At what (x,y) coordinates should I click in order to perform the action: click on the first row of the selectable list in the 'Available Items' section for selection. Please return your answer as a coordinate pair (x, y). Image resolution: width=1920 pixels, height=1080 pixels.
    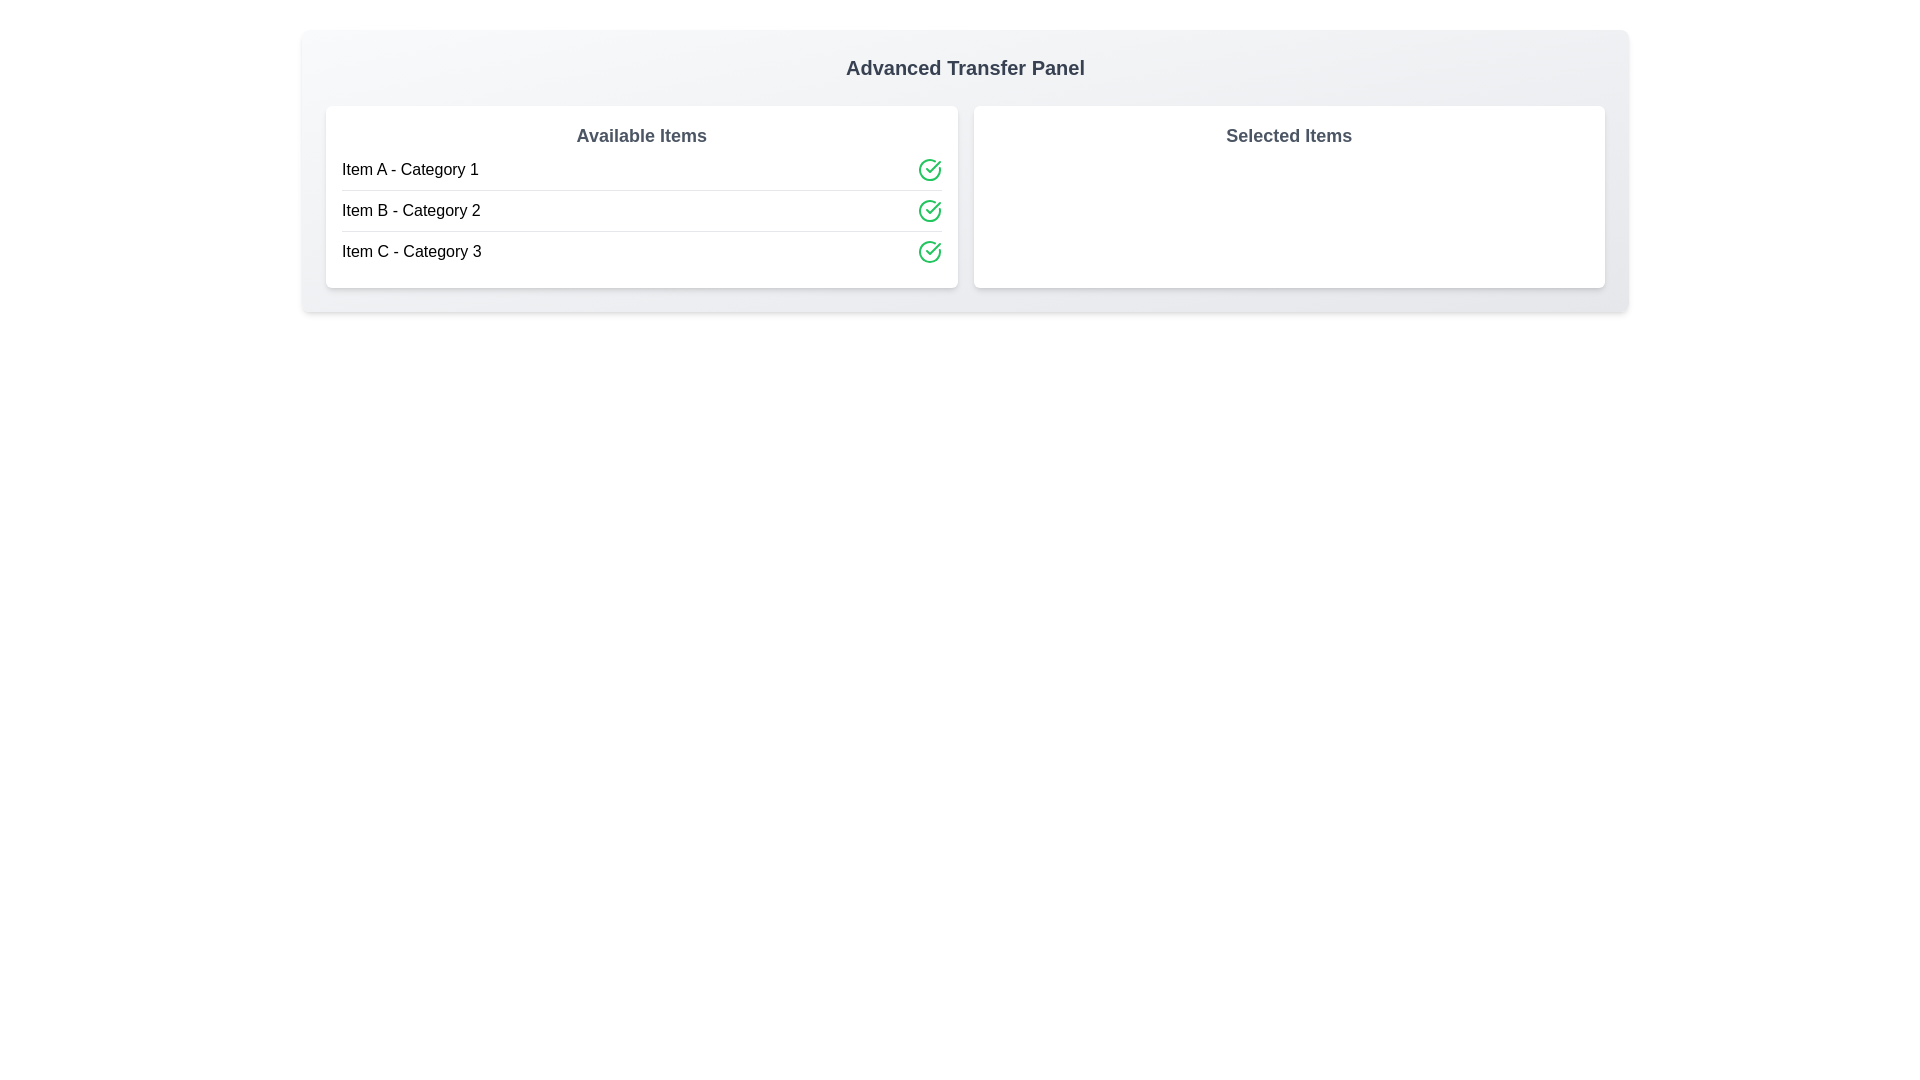
    Looking at the image, I should click on (641, 168).